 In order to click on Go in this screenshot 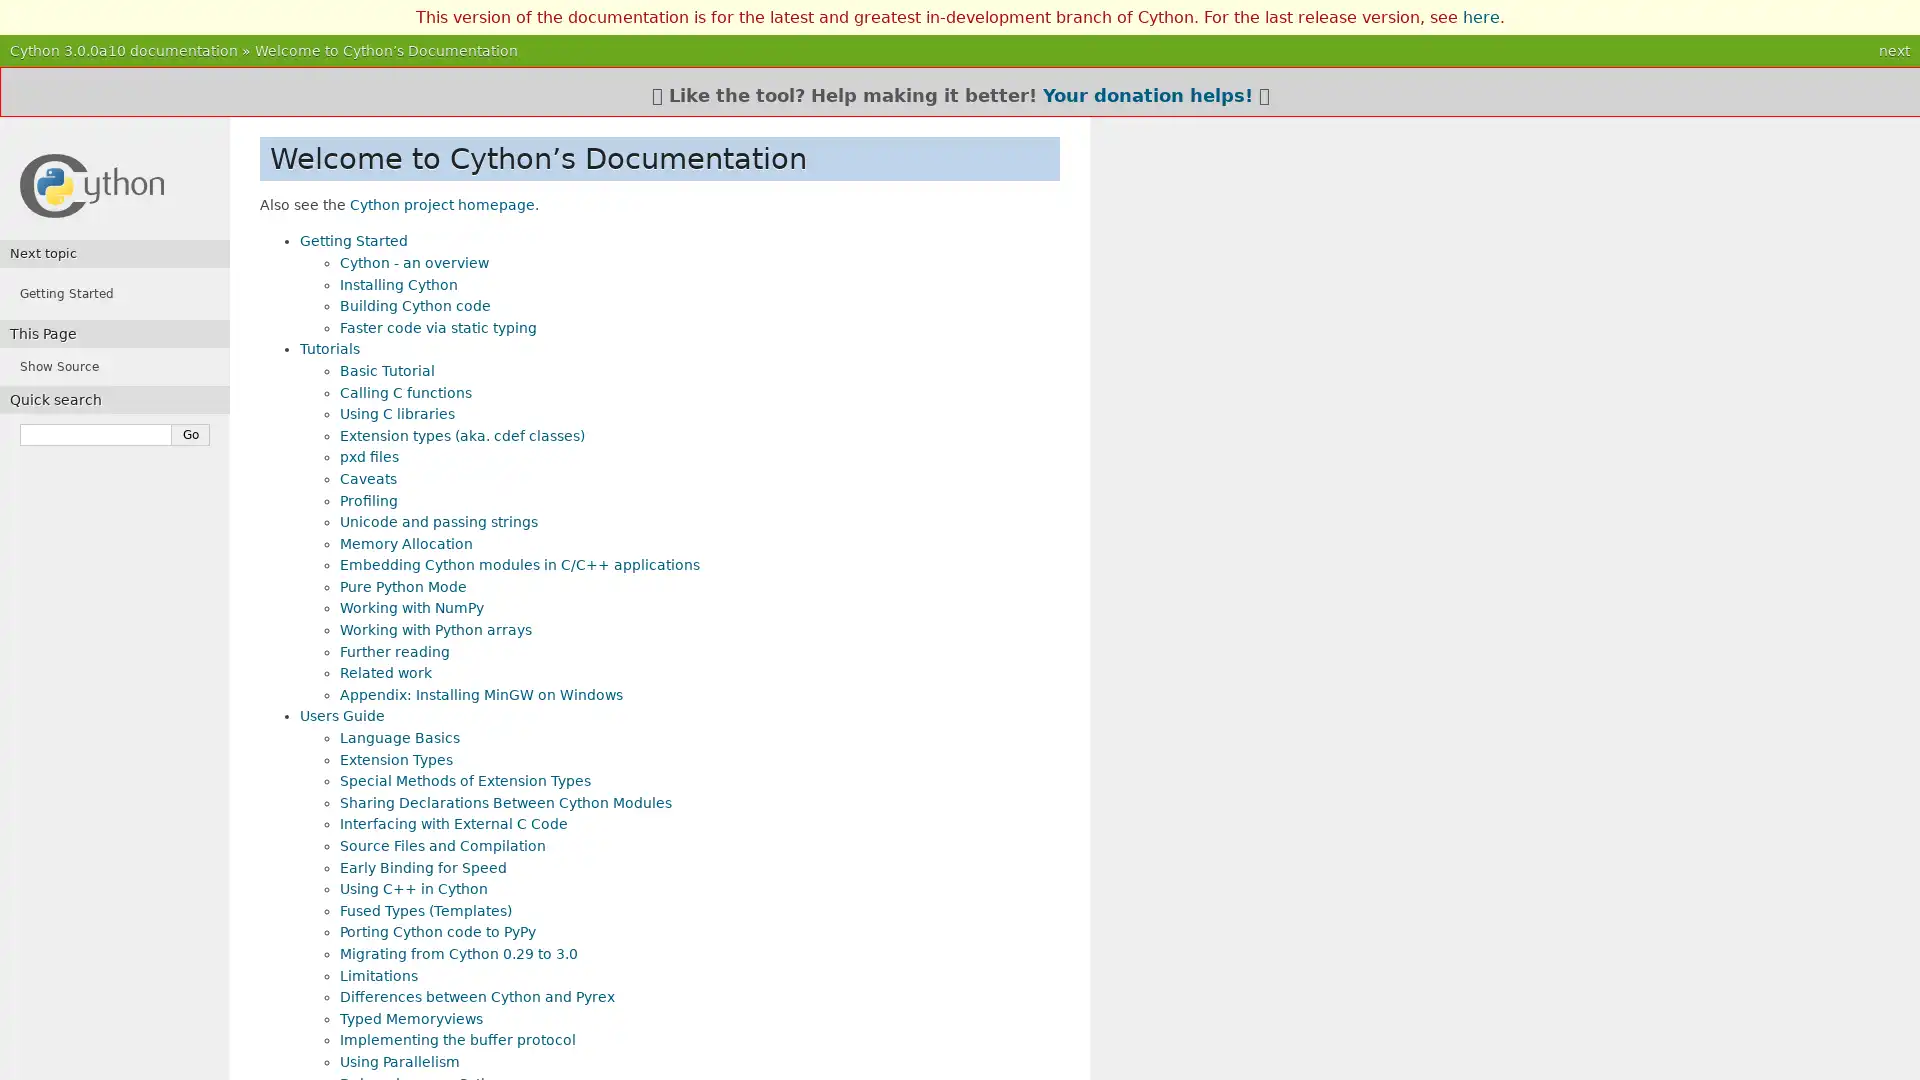, I will do `click(191, 434)`.